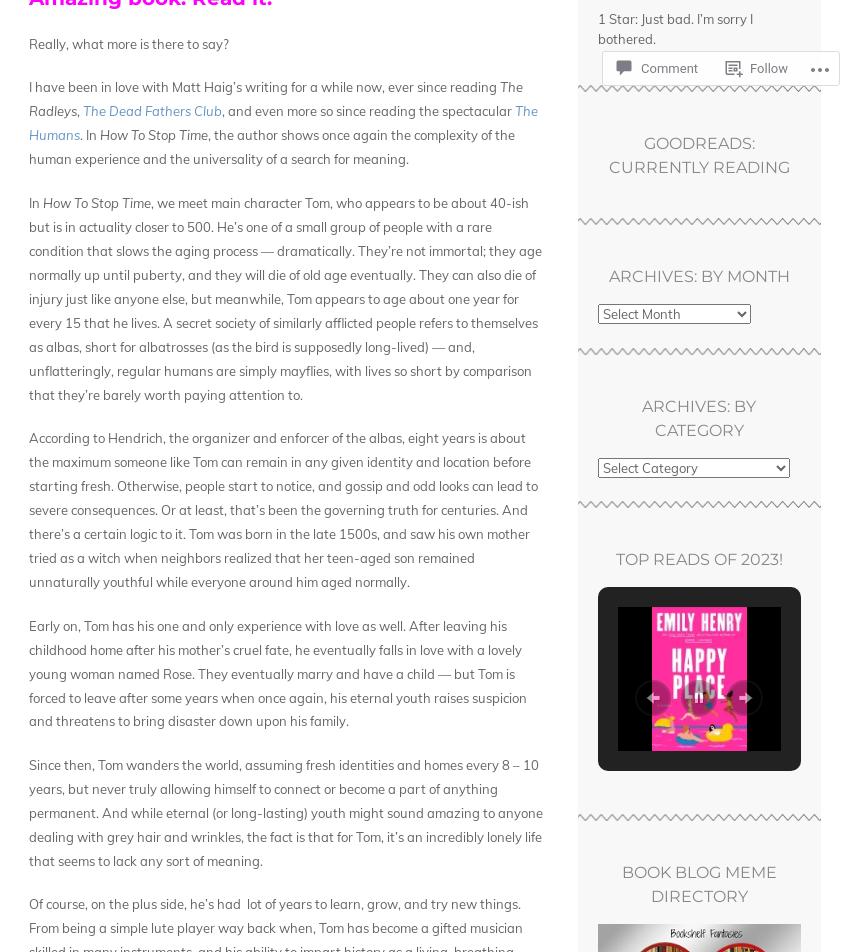  I want to click on 'Archives: By Month', so click(697, 276).